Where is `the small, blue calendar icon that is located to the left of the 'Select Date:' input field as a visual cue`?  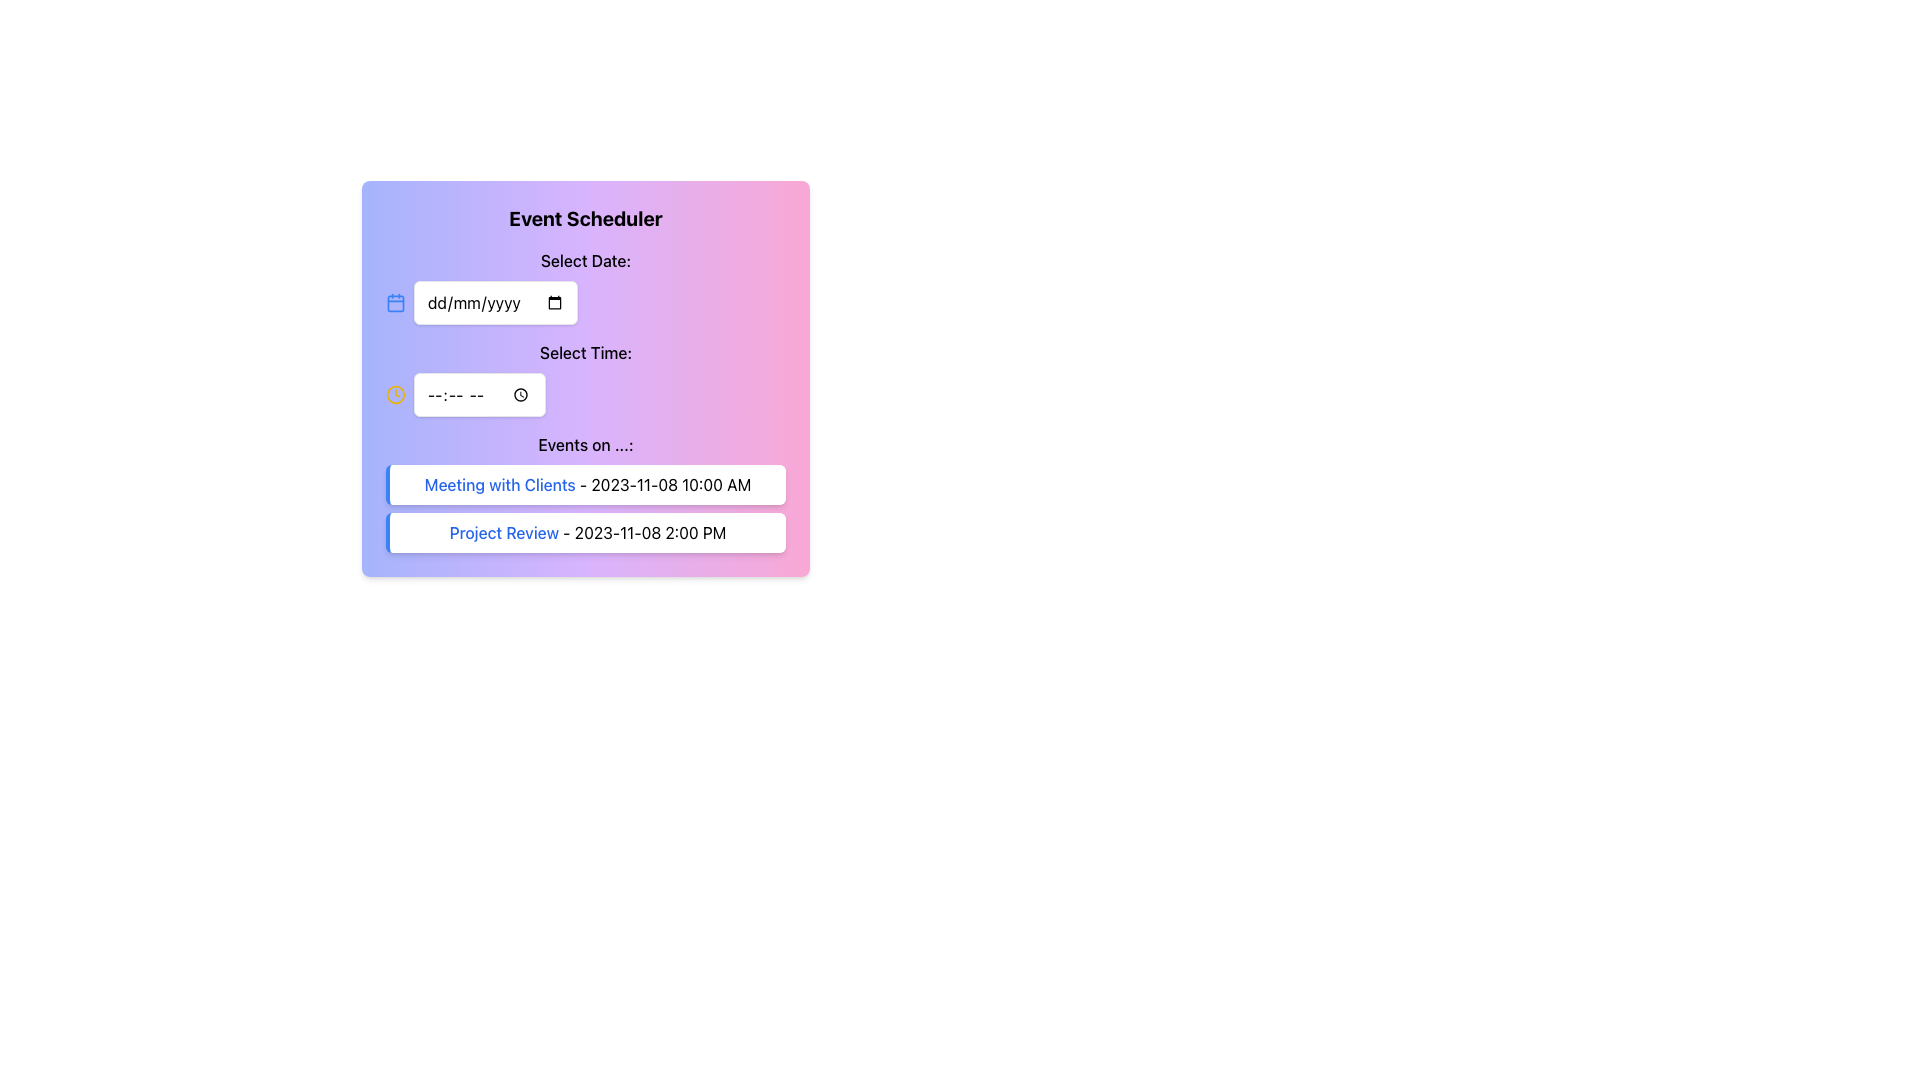 the small, blue calendar icon that is located to the left of the 'Select Date:' input field as a visual cue is located at coordinates (395, 303).